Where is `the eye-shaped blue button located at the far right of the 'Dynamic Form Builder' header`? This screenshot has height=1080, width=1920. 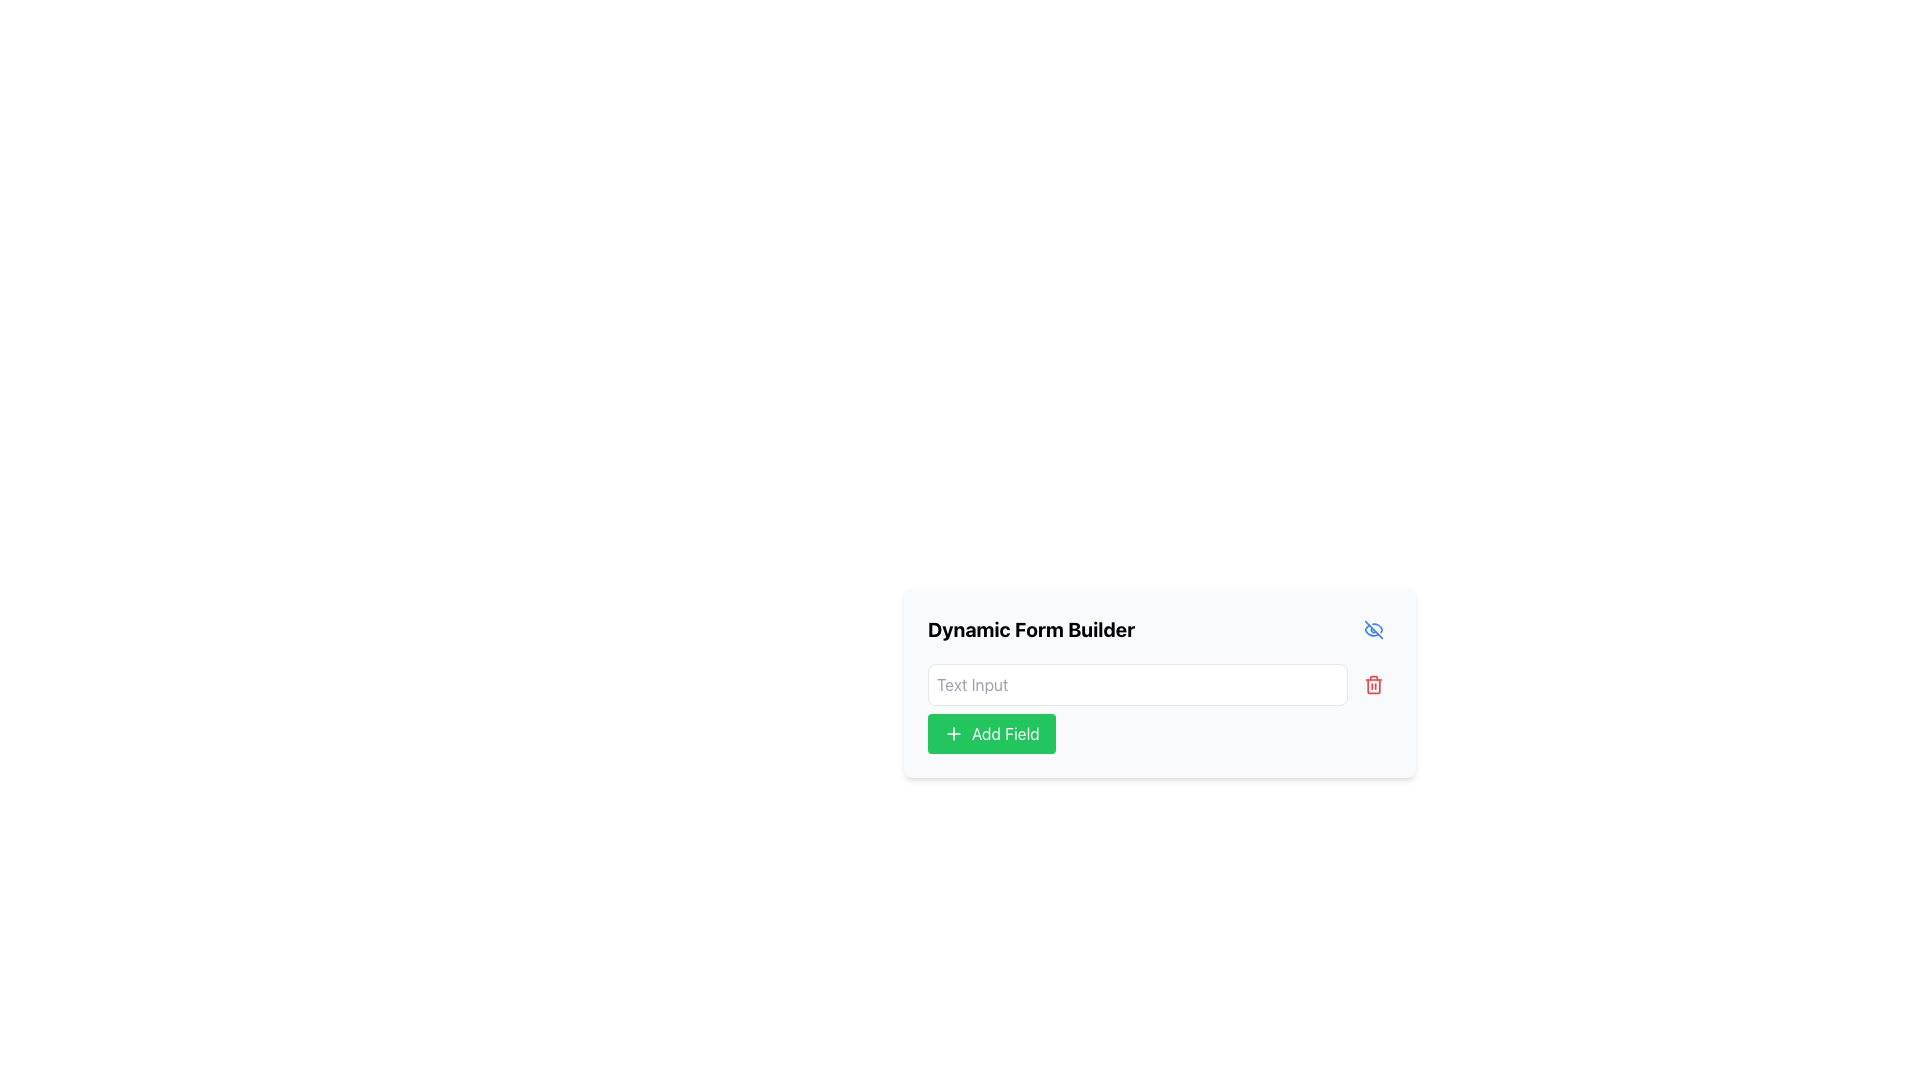 the eye-shaped blue button located at the far right of the 'Dynamic Form Builder' header is located at coordinates (1372, 628).